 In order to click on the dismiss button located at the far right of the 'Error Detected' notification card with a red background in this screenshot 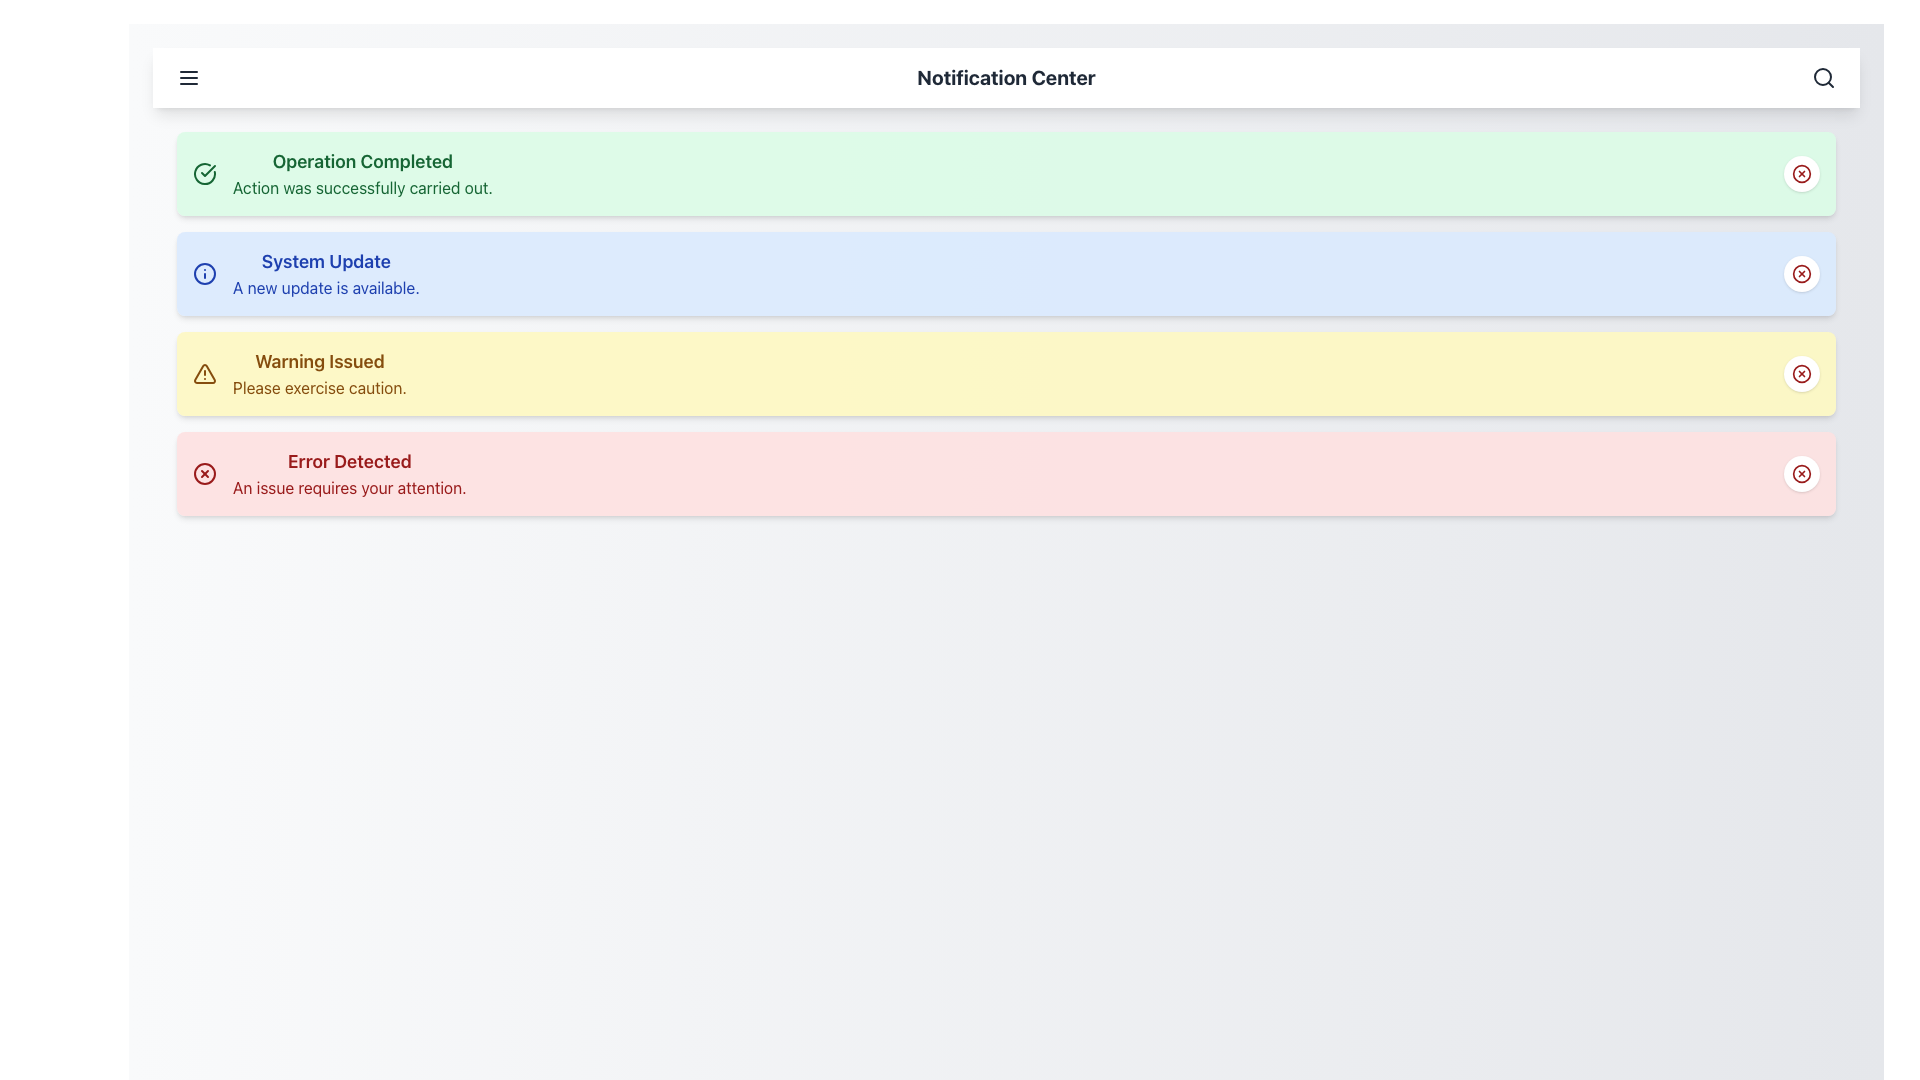, I will do `click(1801, 474)`.